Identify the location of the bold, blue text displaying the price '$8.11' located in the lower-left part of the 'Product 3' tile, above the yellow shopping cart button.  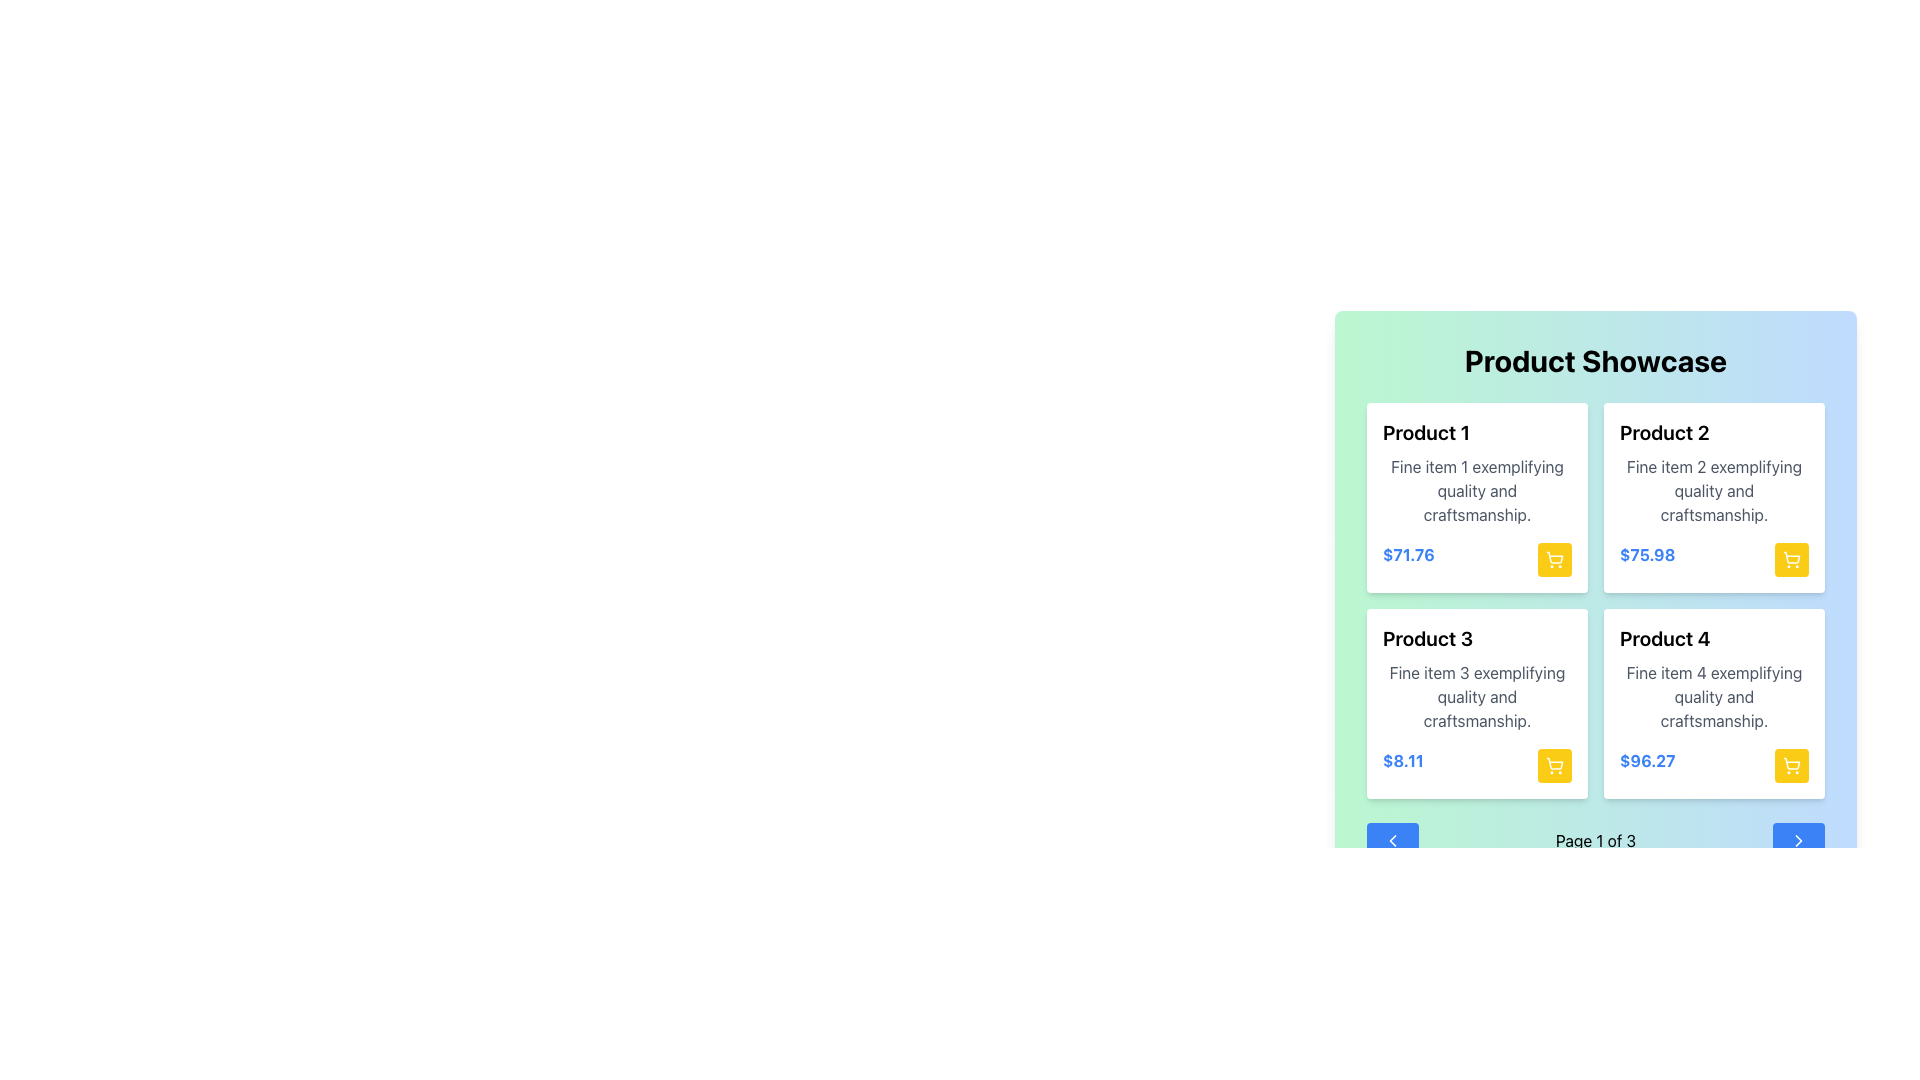
(1402, 765).